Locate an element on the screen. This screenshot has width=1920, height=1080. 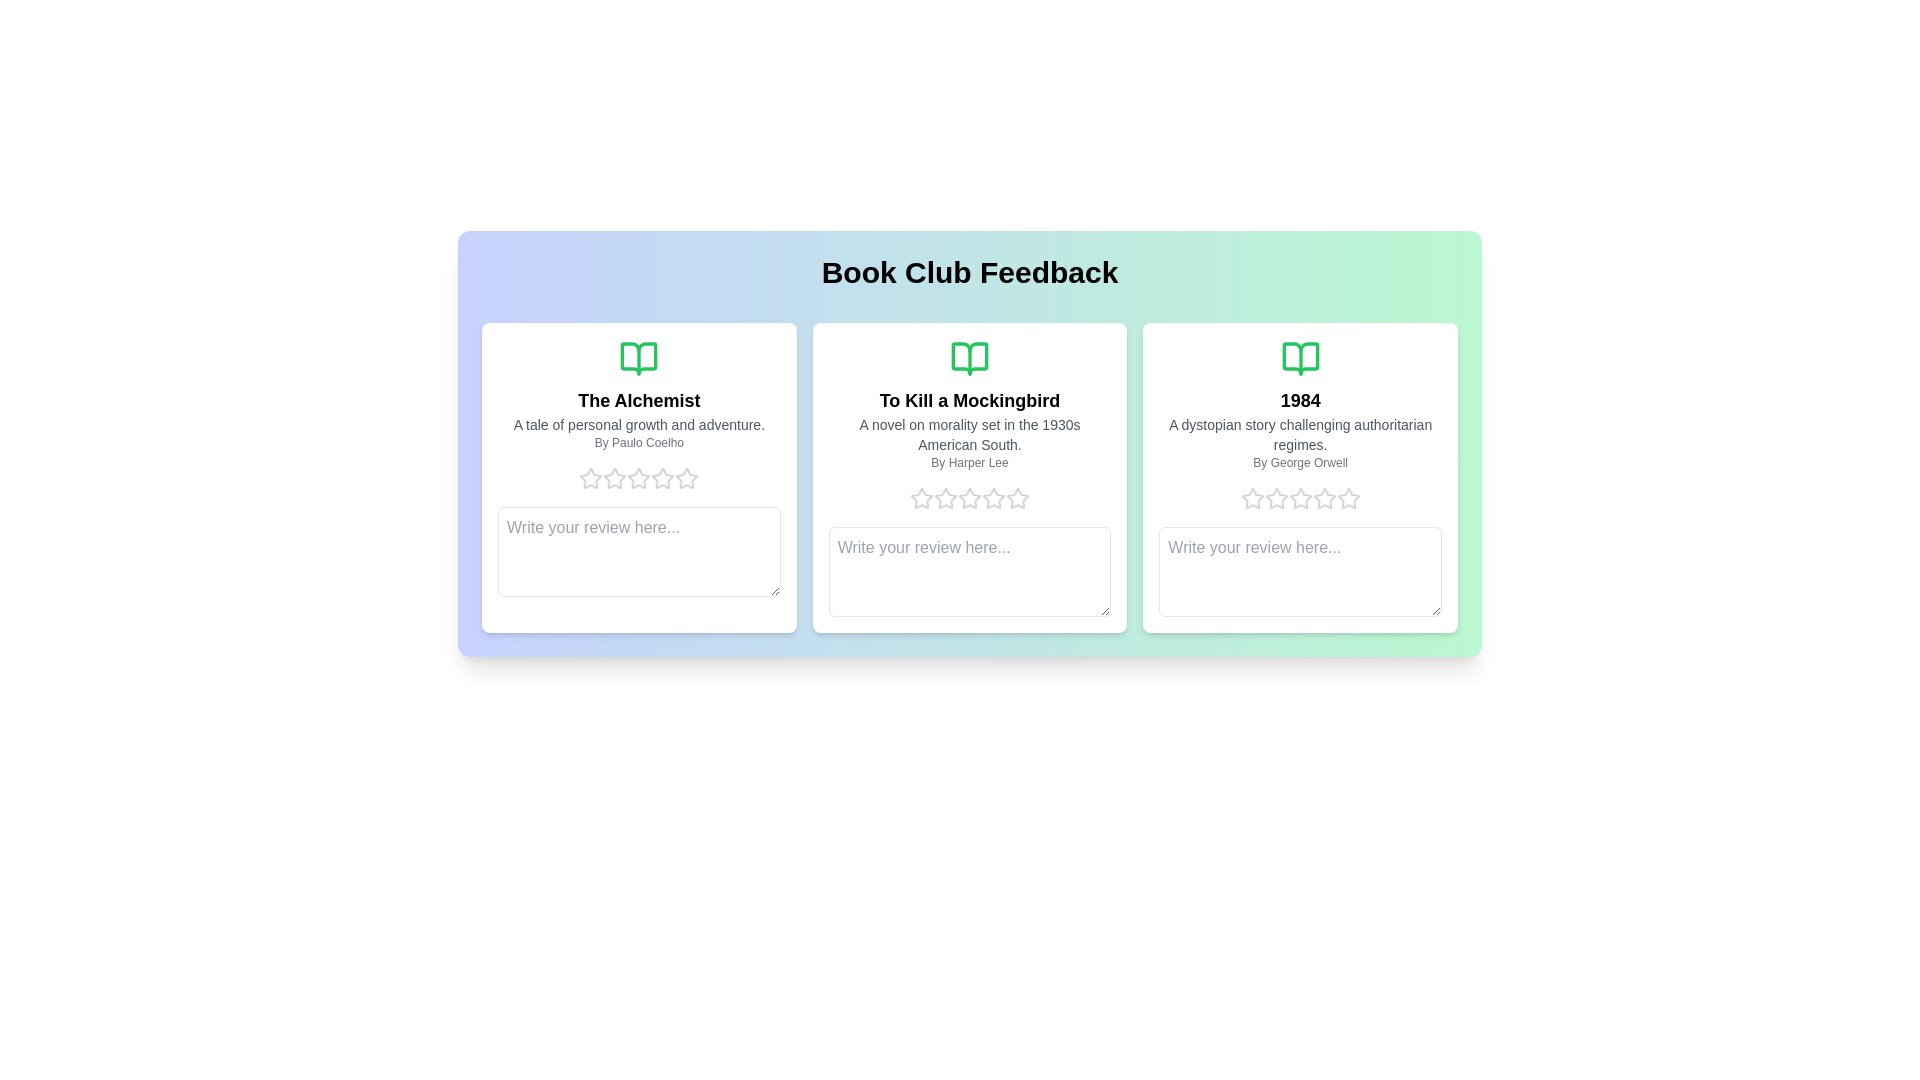
the fifth light gray star-shaped rating icon in the rating section below 'The Alchemist' title is located at coordinates (663, 478).